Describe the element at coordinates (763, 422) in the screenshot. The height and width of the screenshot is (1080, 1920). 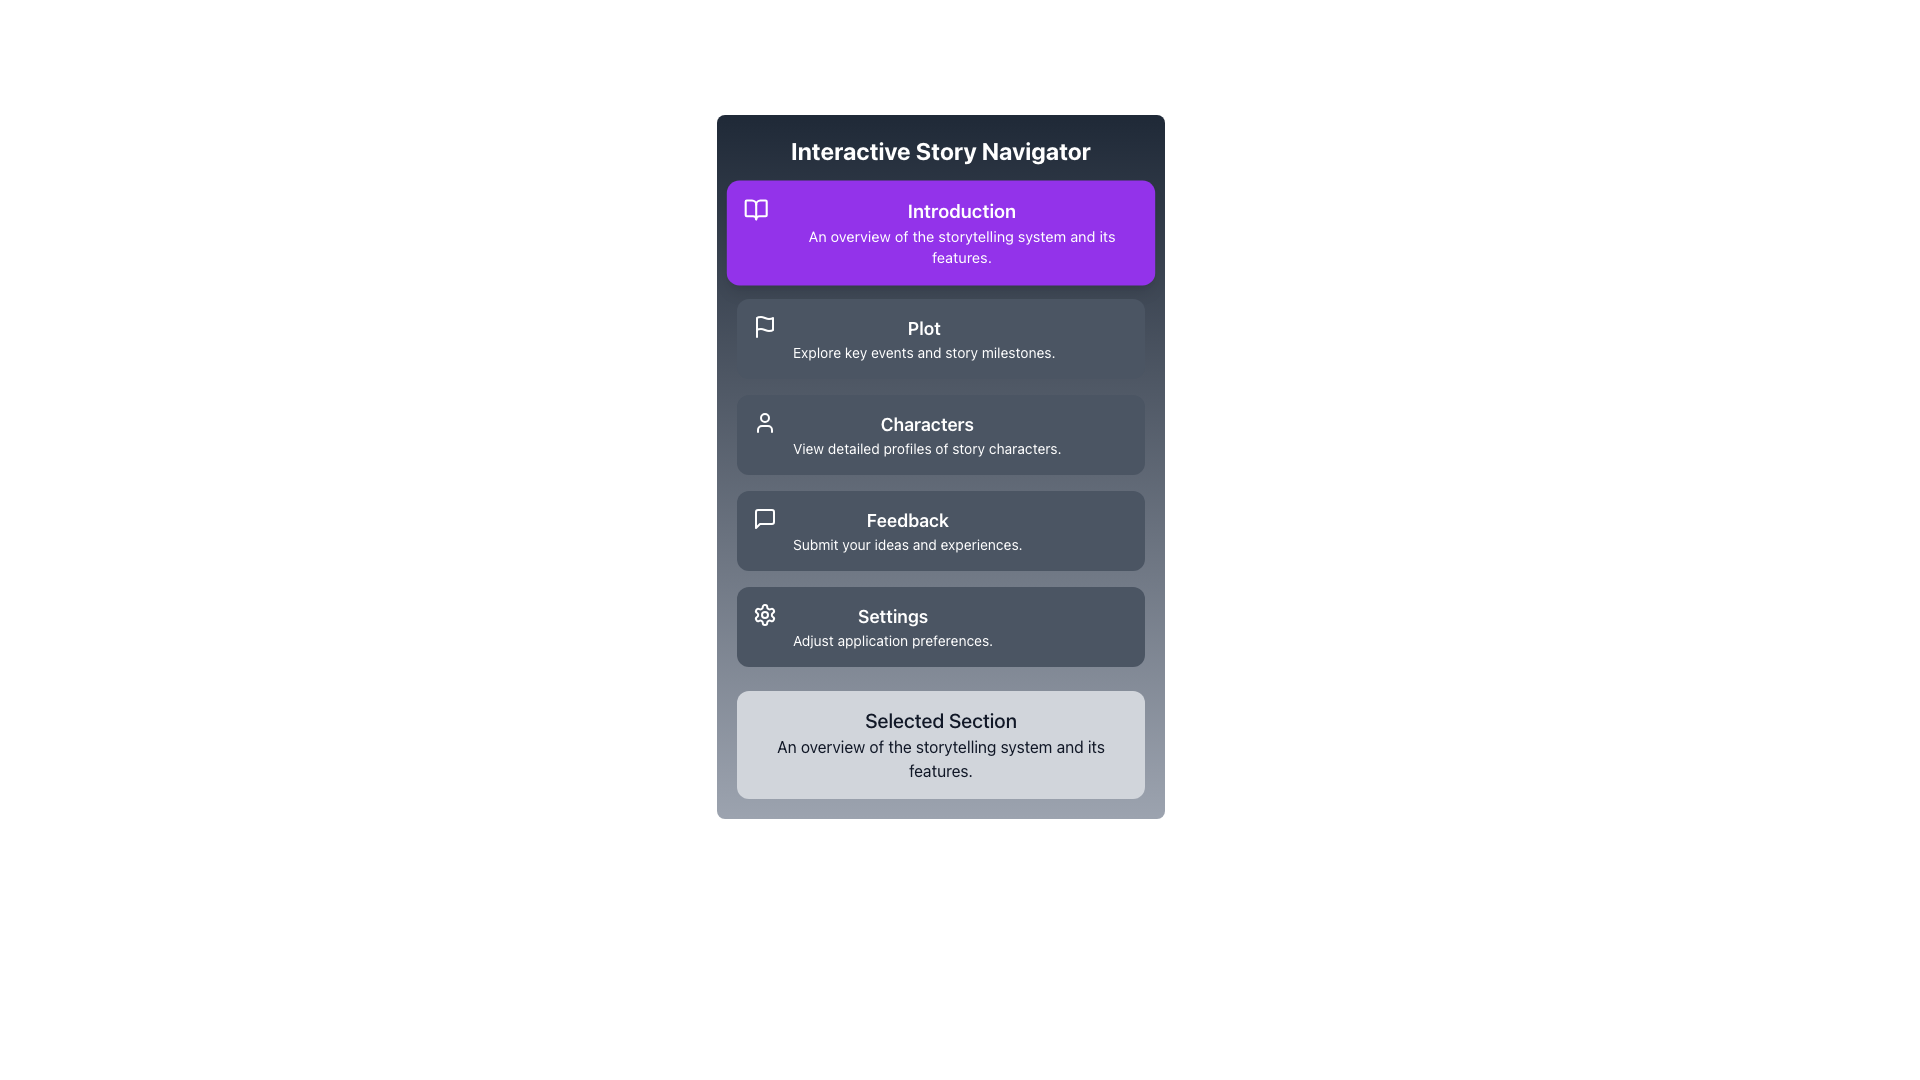
I see `the user profile icon resembling a person's silhouette located in the 'Characters' menu option` at that location.